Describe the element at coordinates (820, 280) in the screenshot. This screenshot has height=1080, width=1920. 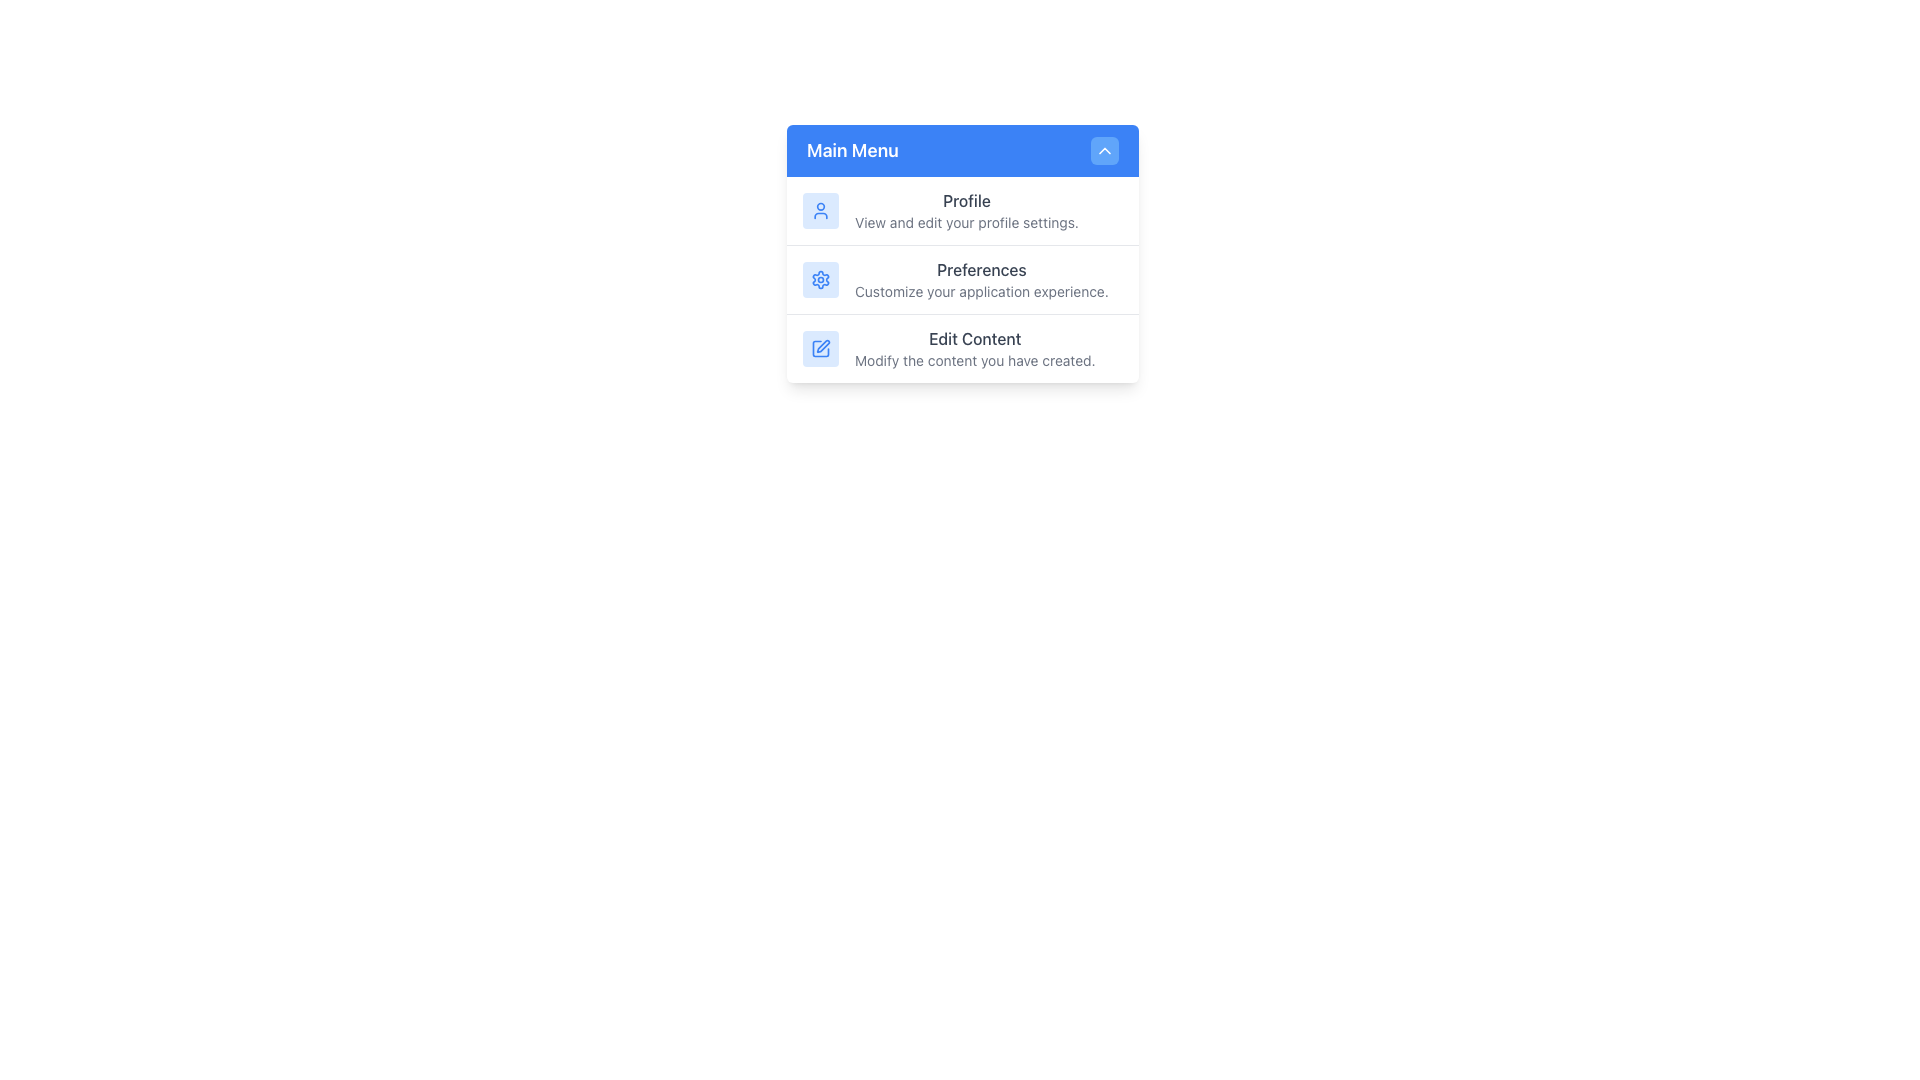
I see `the 'Preferences' icon located in the second row of the dropdown menu` at that location.